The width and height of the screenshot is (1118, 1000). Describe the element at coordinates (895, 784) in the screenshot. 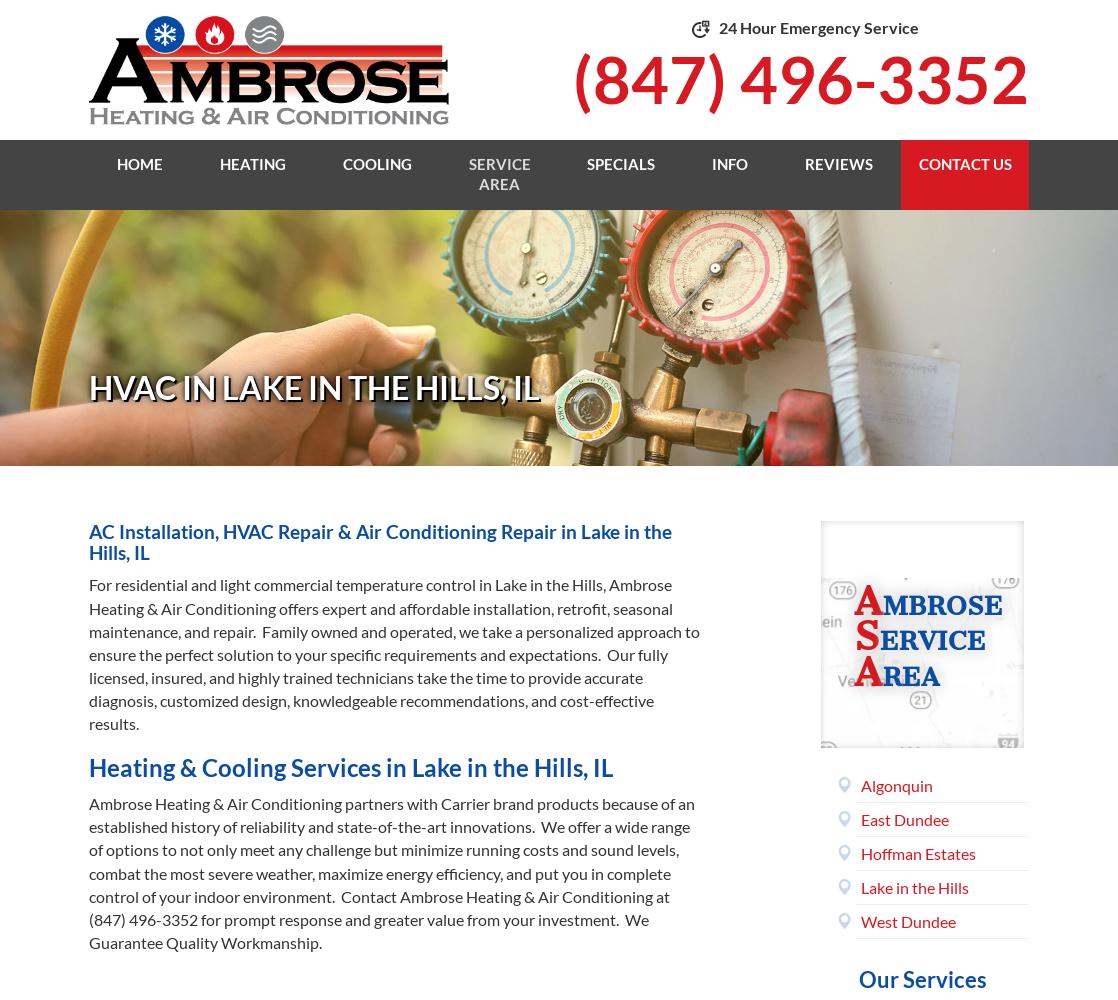

I see `'Algonquin'` at that location.